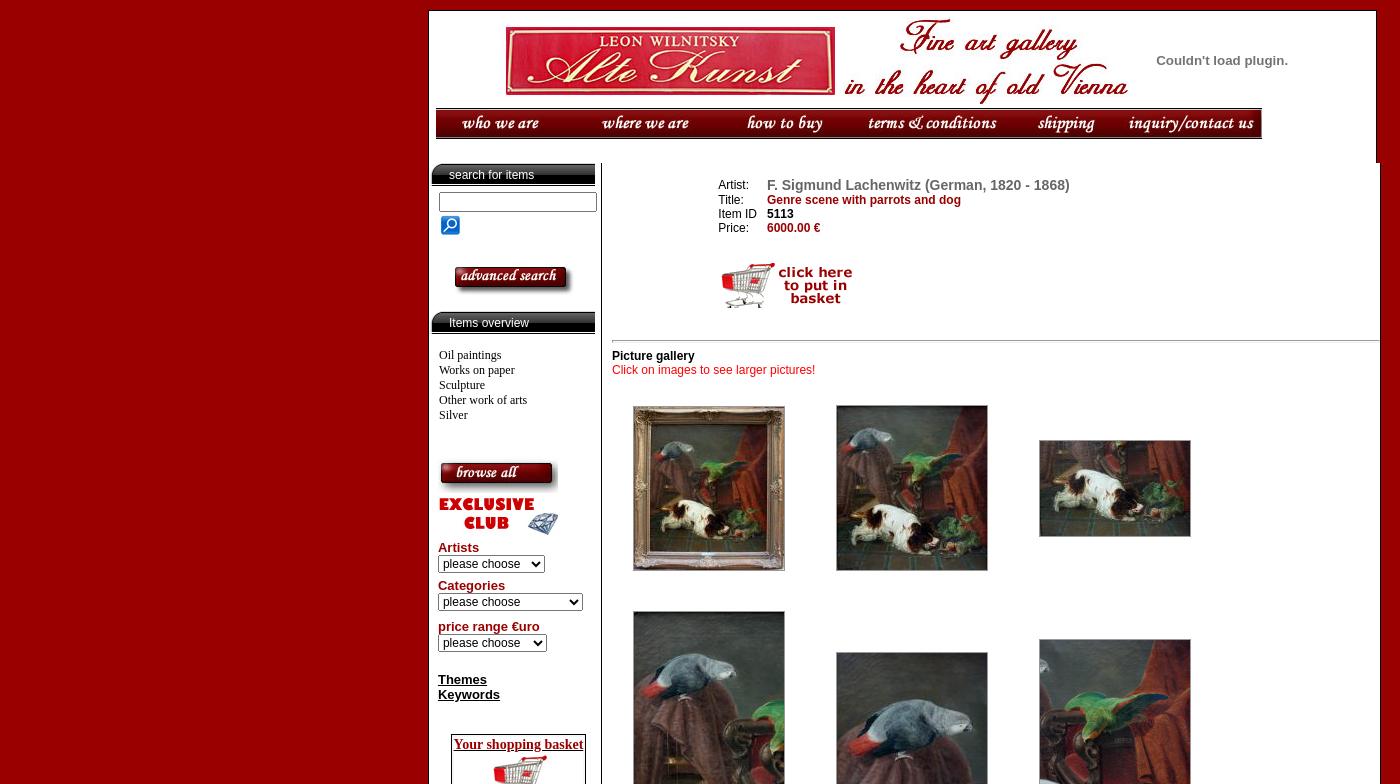  What do you see at coordinates (482, 399) in the screenshot?
I see `'Other work of arts'` at bounding box center [482, 399].